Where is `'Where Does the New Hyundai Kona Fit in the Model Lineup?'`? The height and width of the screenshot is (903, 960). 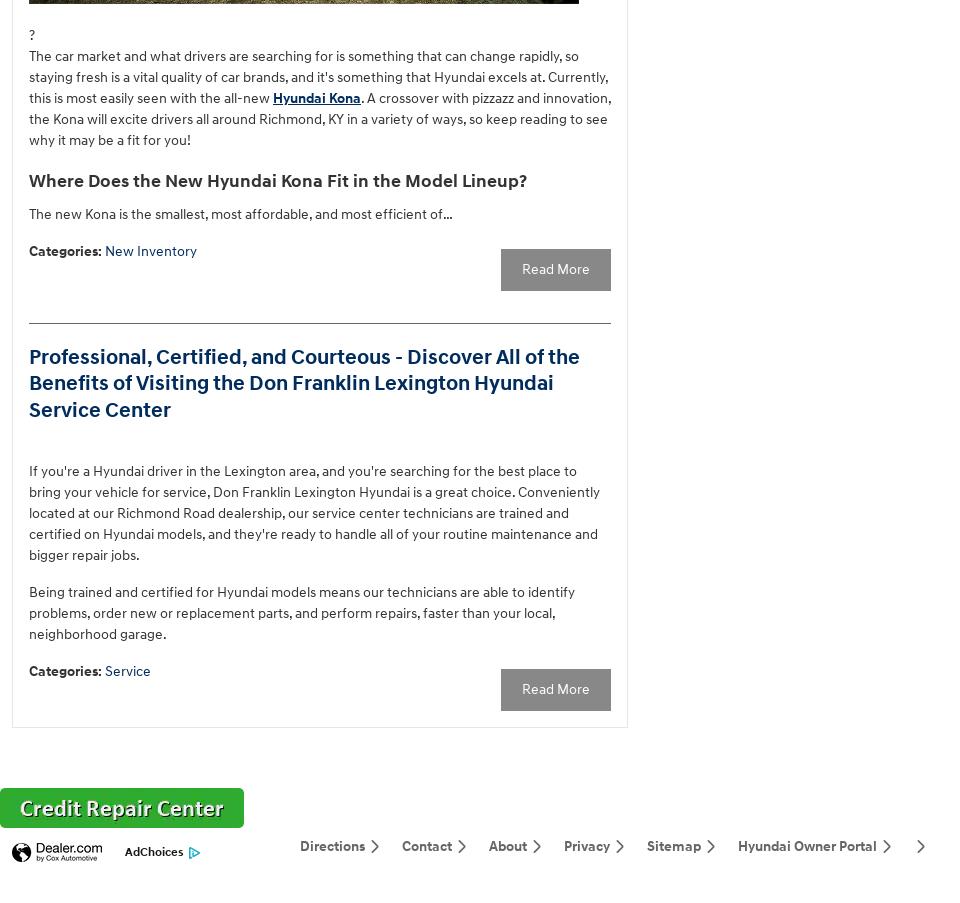 'Where Does the New Hyundai Kona Fit in the Model Lineup?' is located at coordinates (277, 179).